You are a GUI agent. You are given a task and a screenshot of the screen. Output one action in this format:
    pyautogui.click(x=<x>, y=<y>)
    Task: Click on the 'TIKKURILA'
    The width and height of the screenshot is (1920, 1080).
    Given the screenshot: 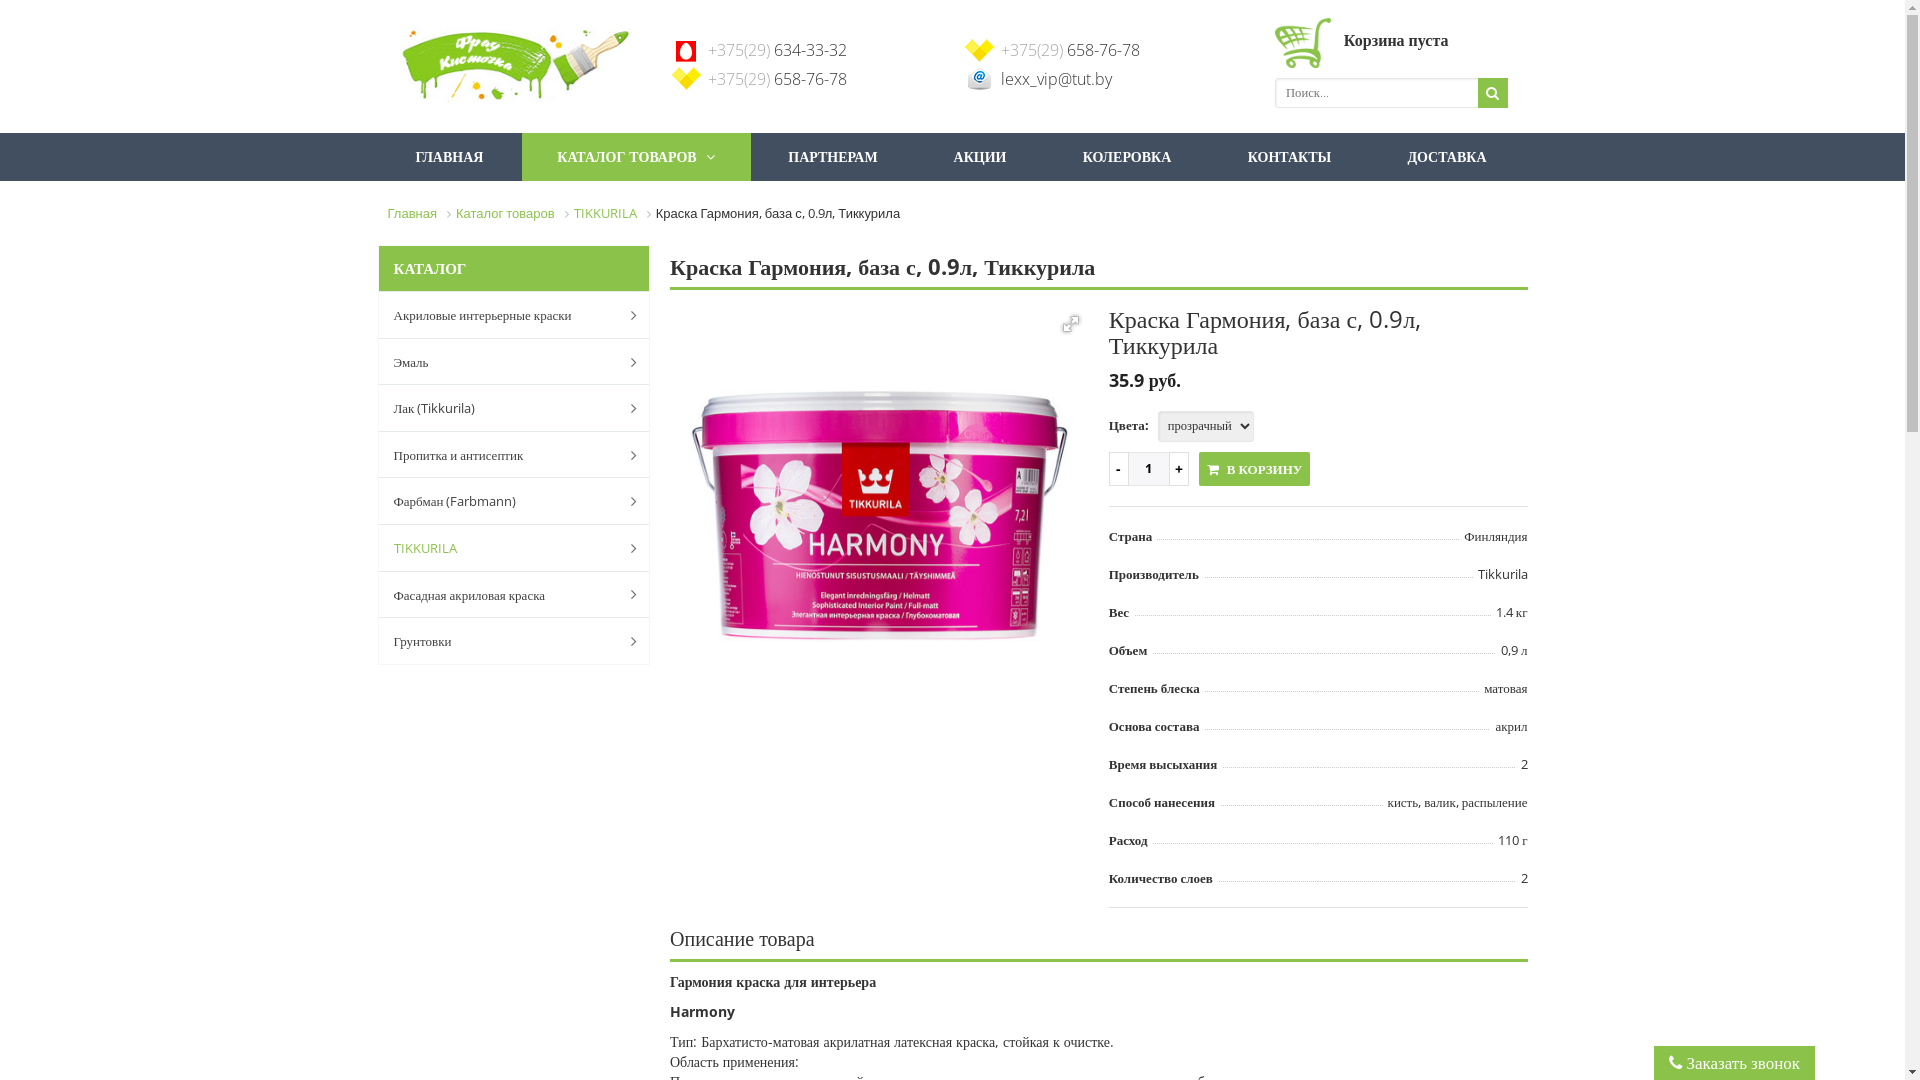 What is the action you would take?
    pyautogui.click(x=378, y=547)
    